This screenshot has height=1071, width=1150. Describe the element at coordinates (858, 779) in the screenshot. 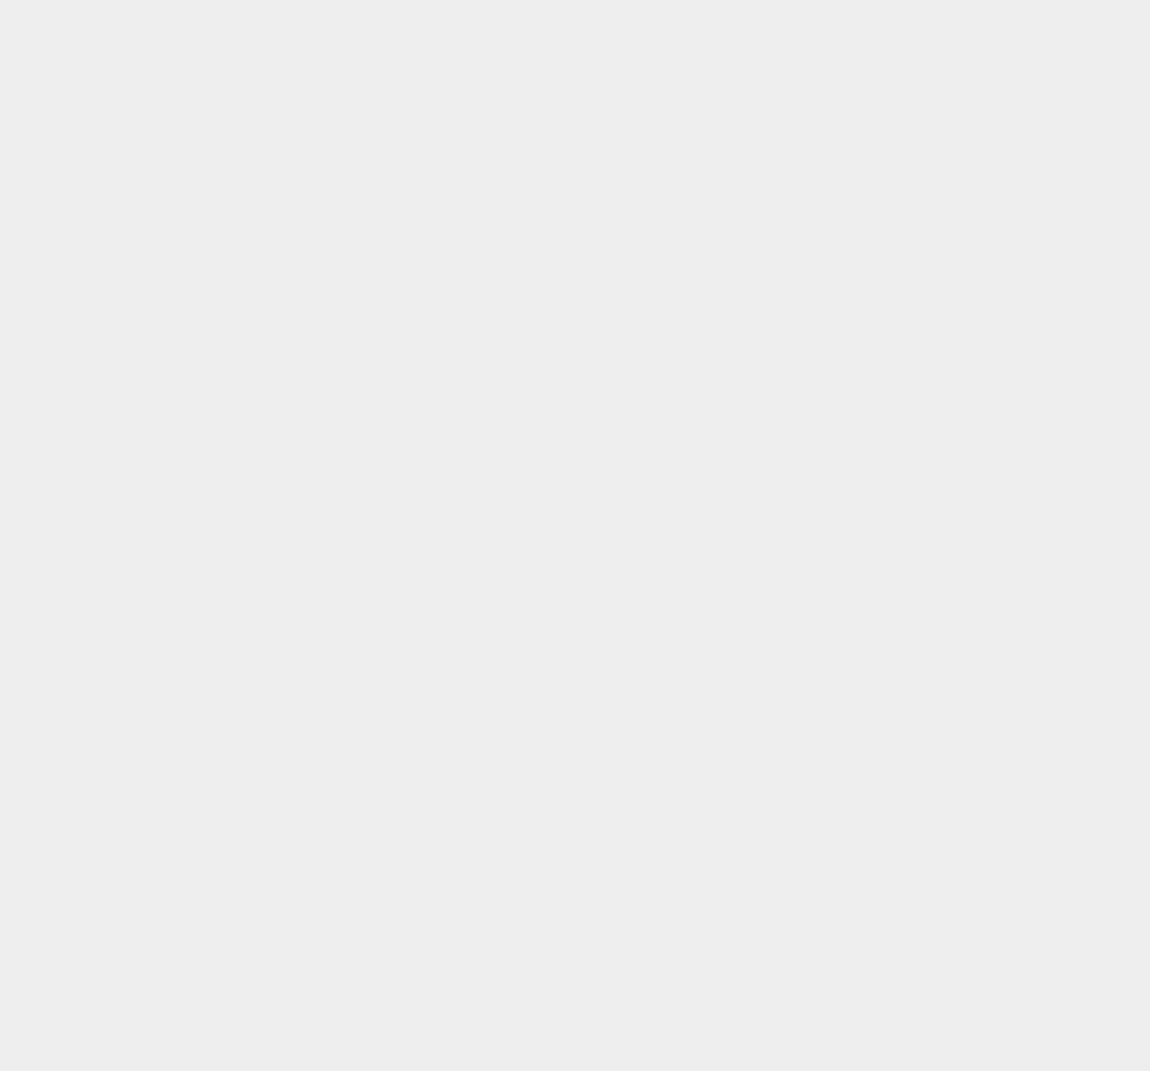

I see `'Graphic Design'` at that location.